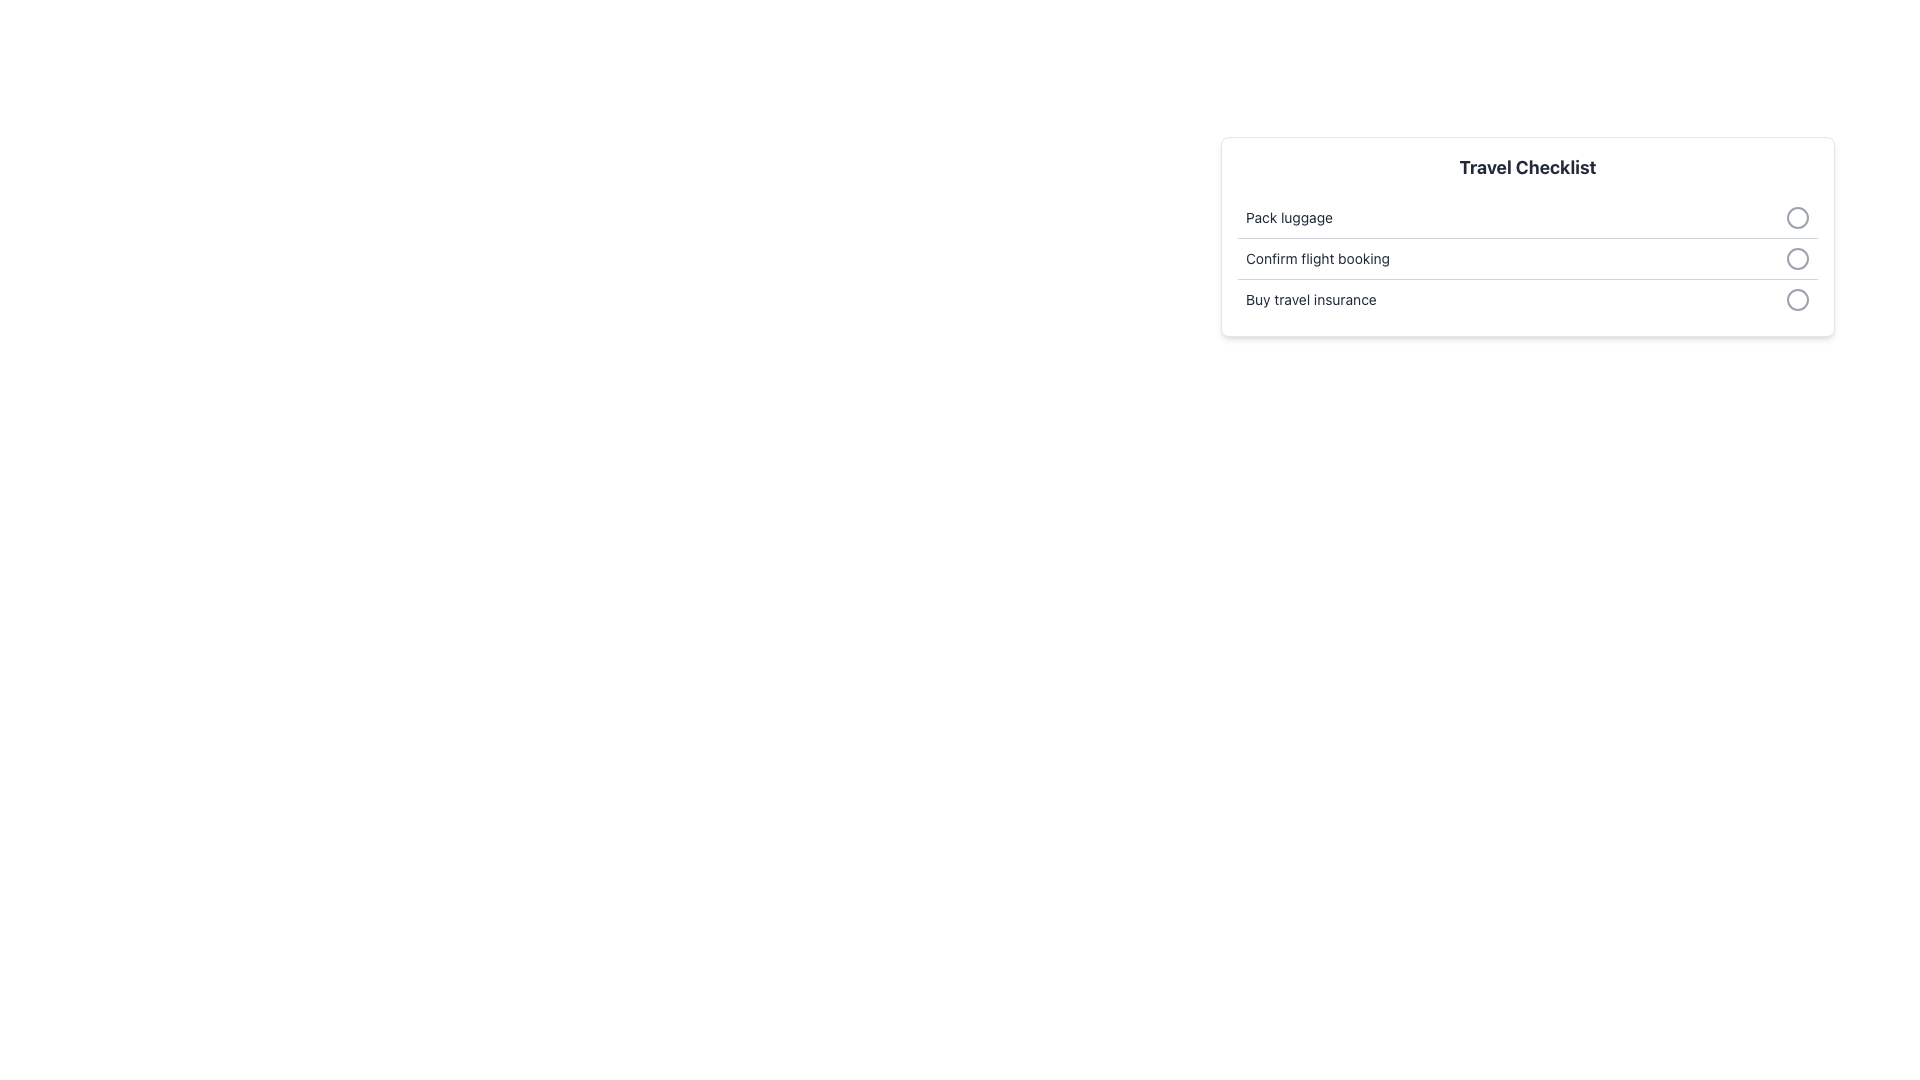  Describe the element at coordinates (1289, 218) in the screenshot. I see `the 'Pack luggage' label which is a small-sized text element in gray color, part of the checklist item layout` at that location.